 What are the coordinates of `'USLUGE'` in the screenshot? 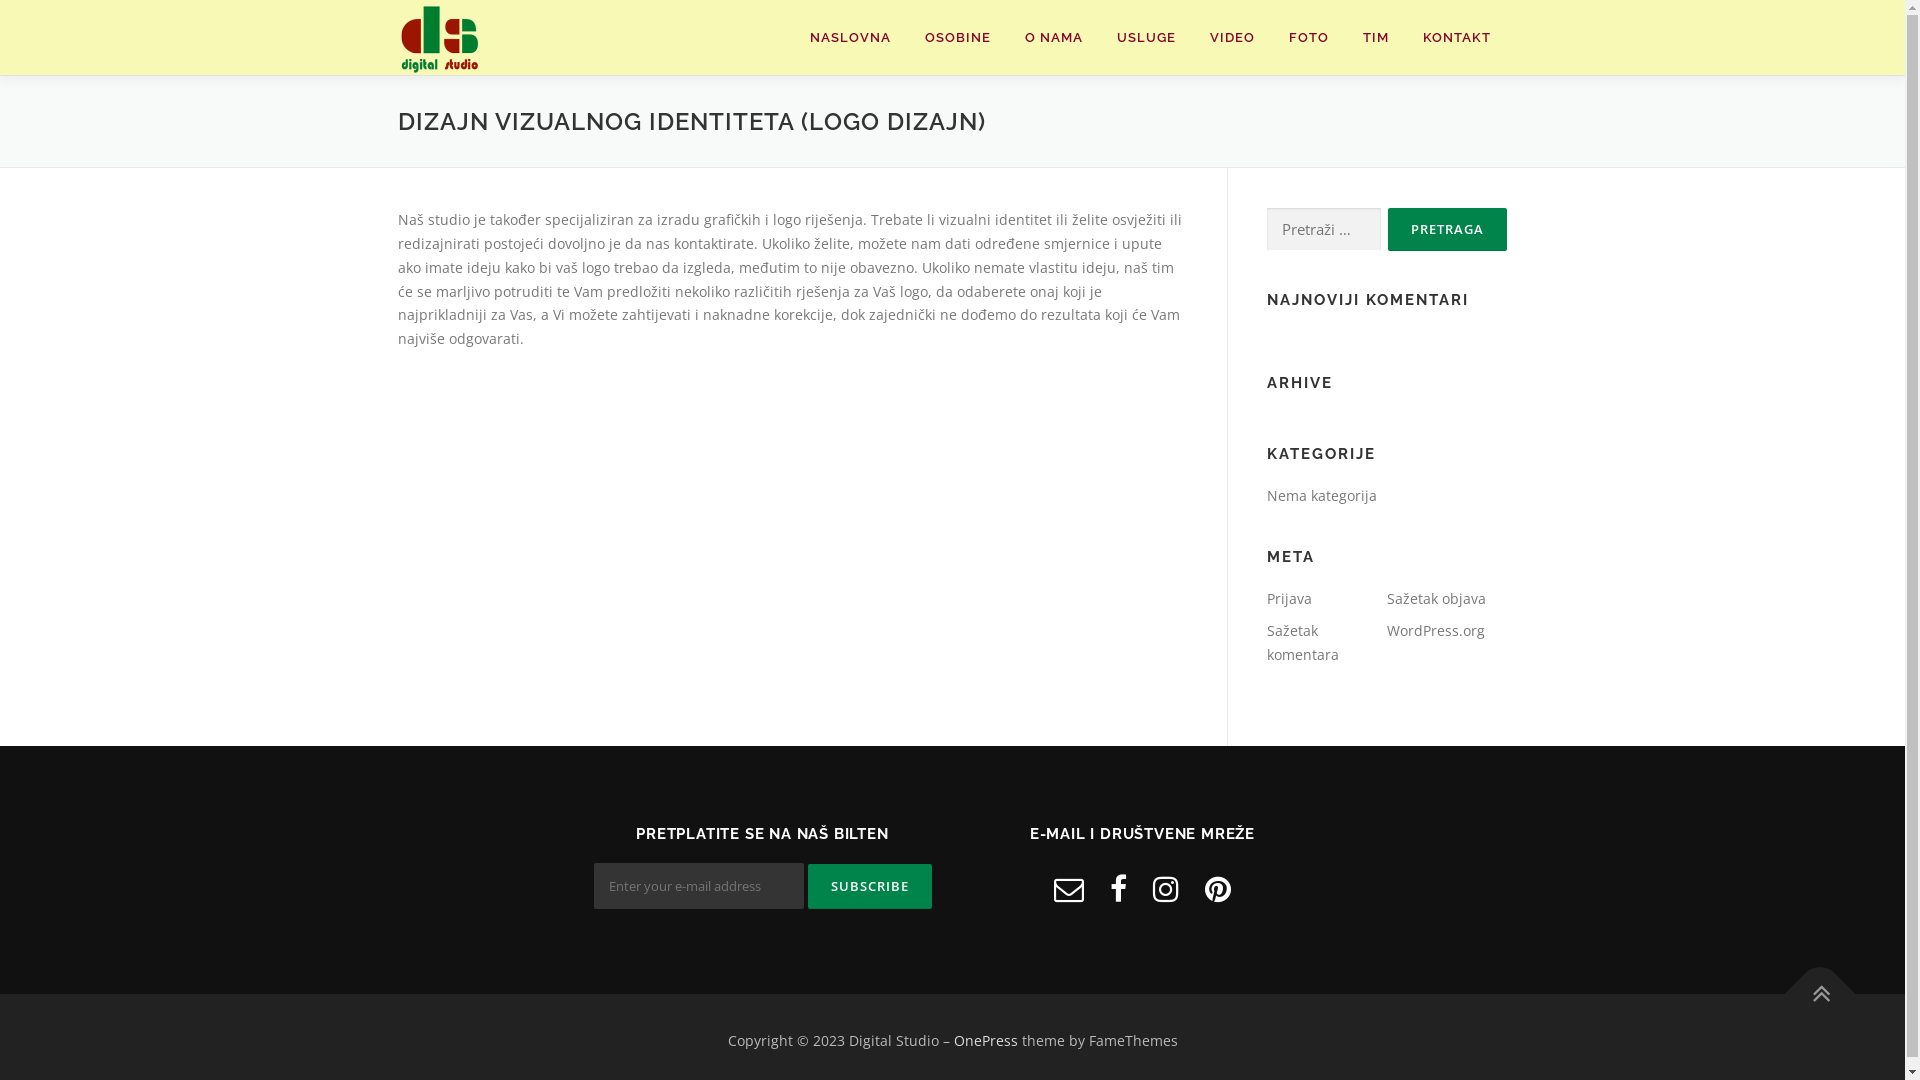 It's located at (1146, 37).